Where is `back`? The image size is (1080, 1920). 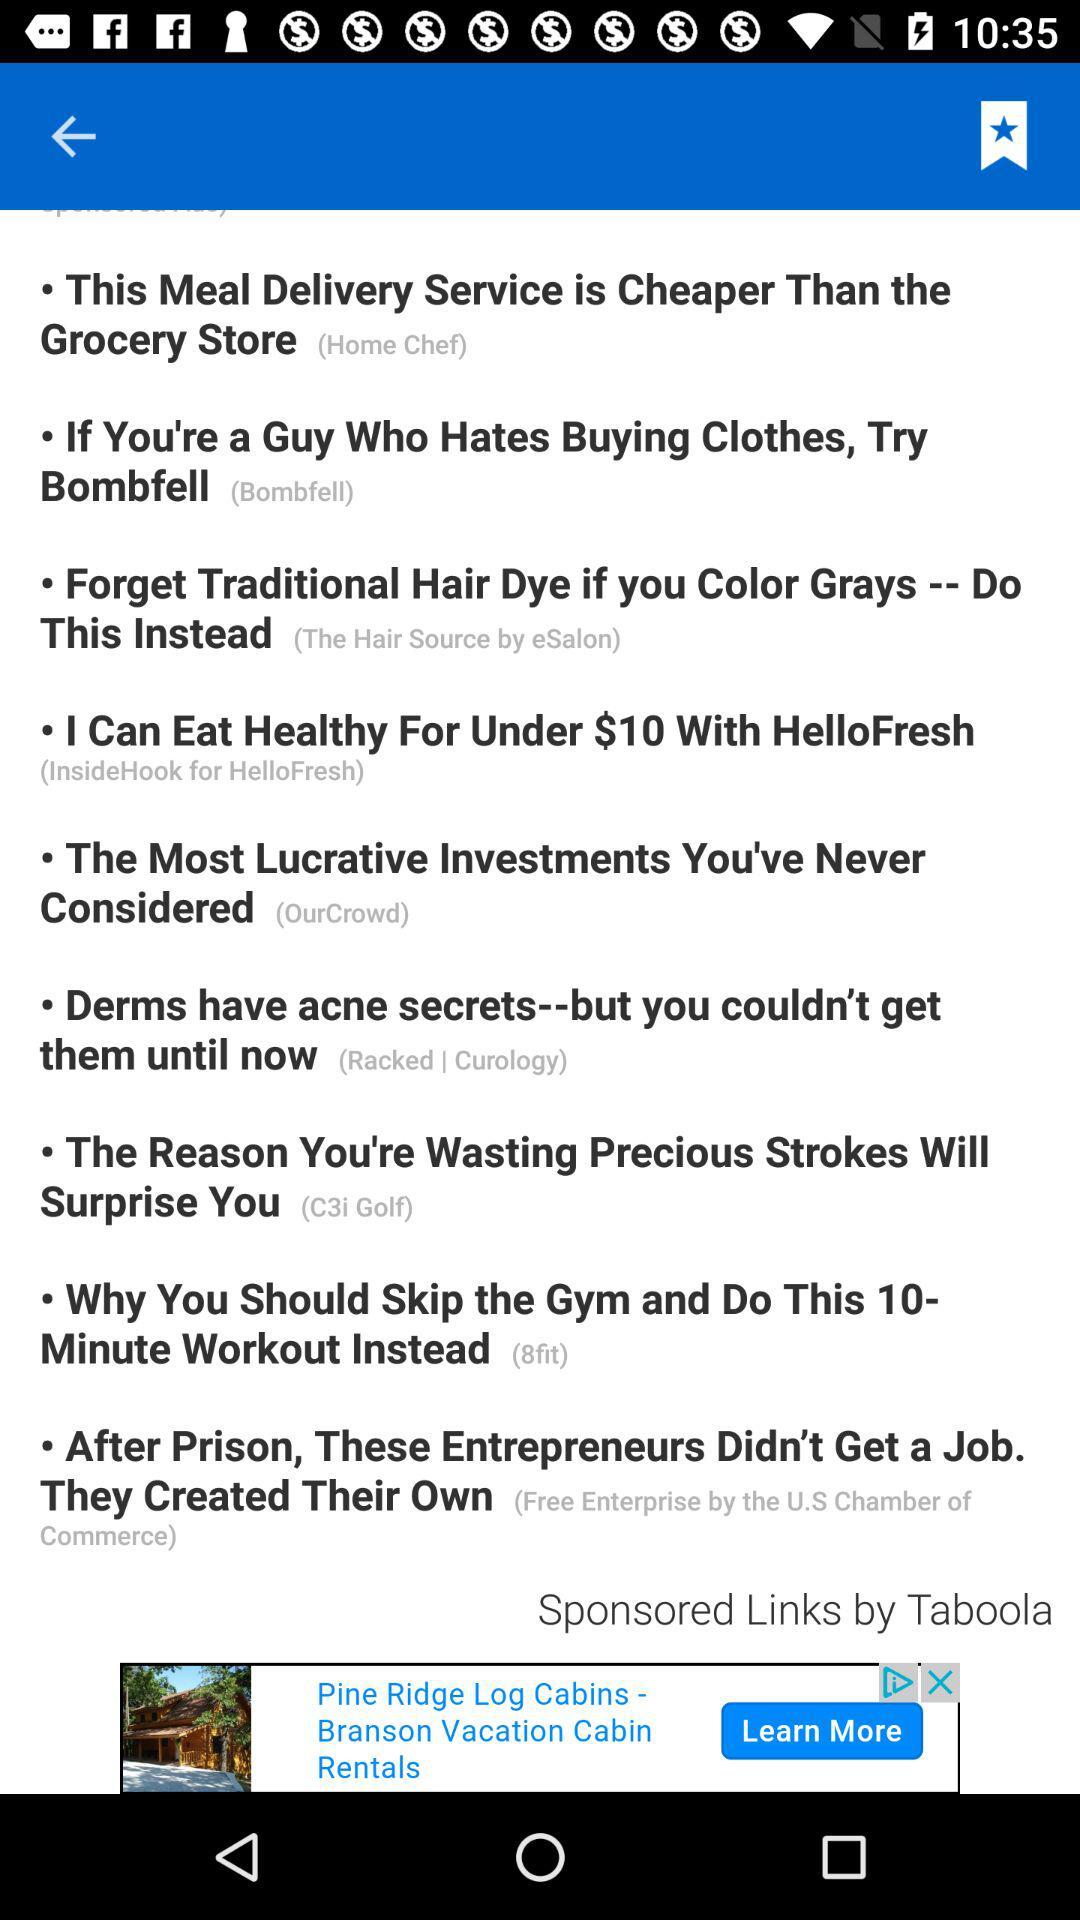
back is located at coordinates (72, 135).